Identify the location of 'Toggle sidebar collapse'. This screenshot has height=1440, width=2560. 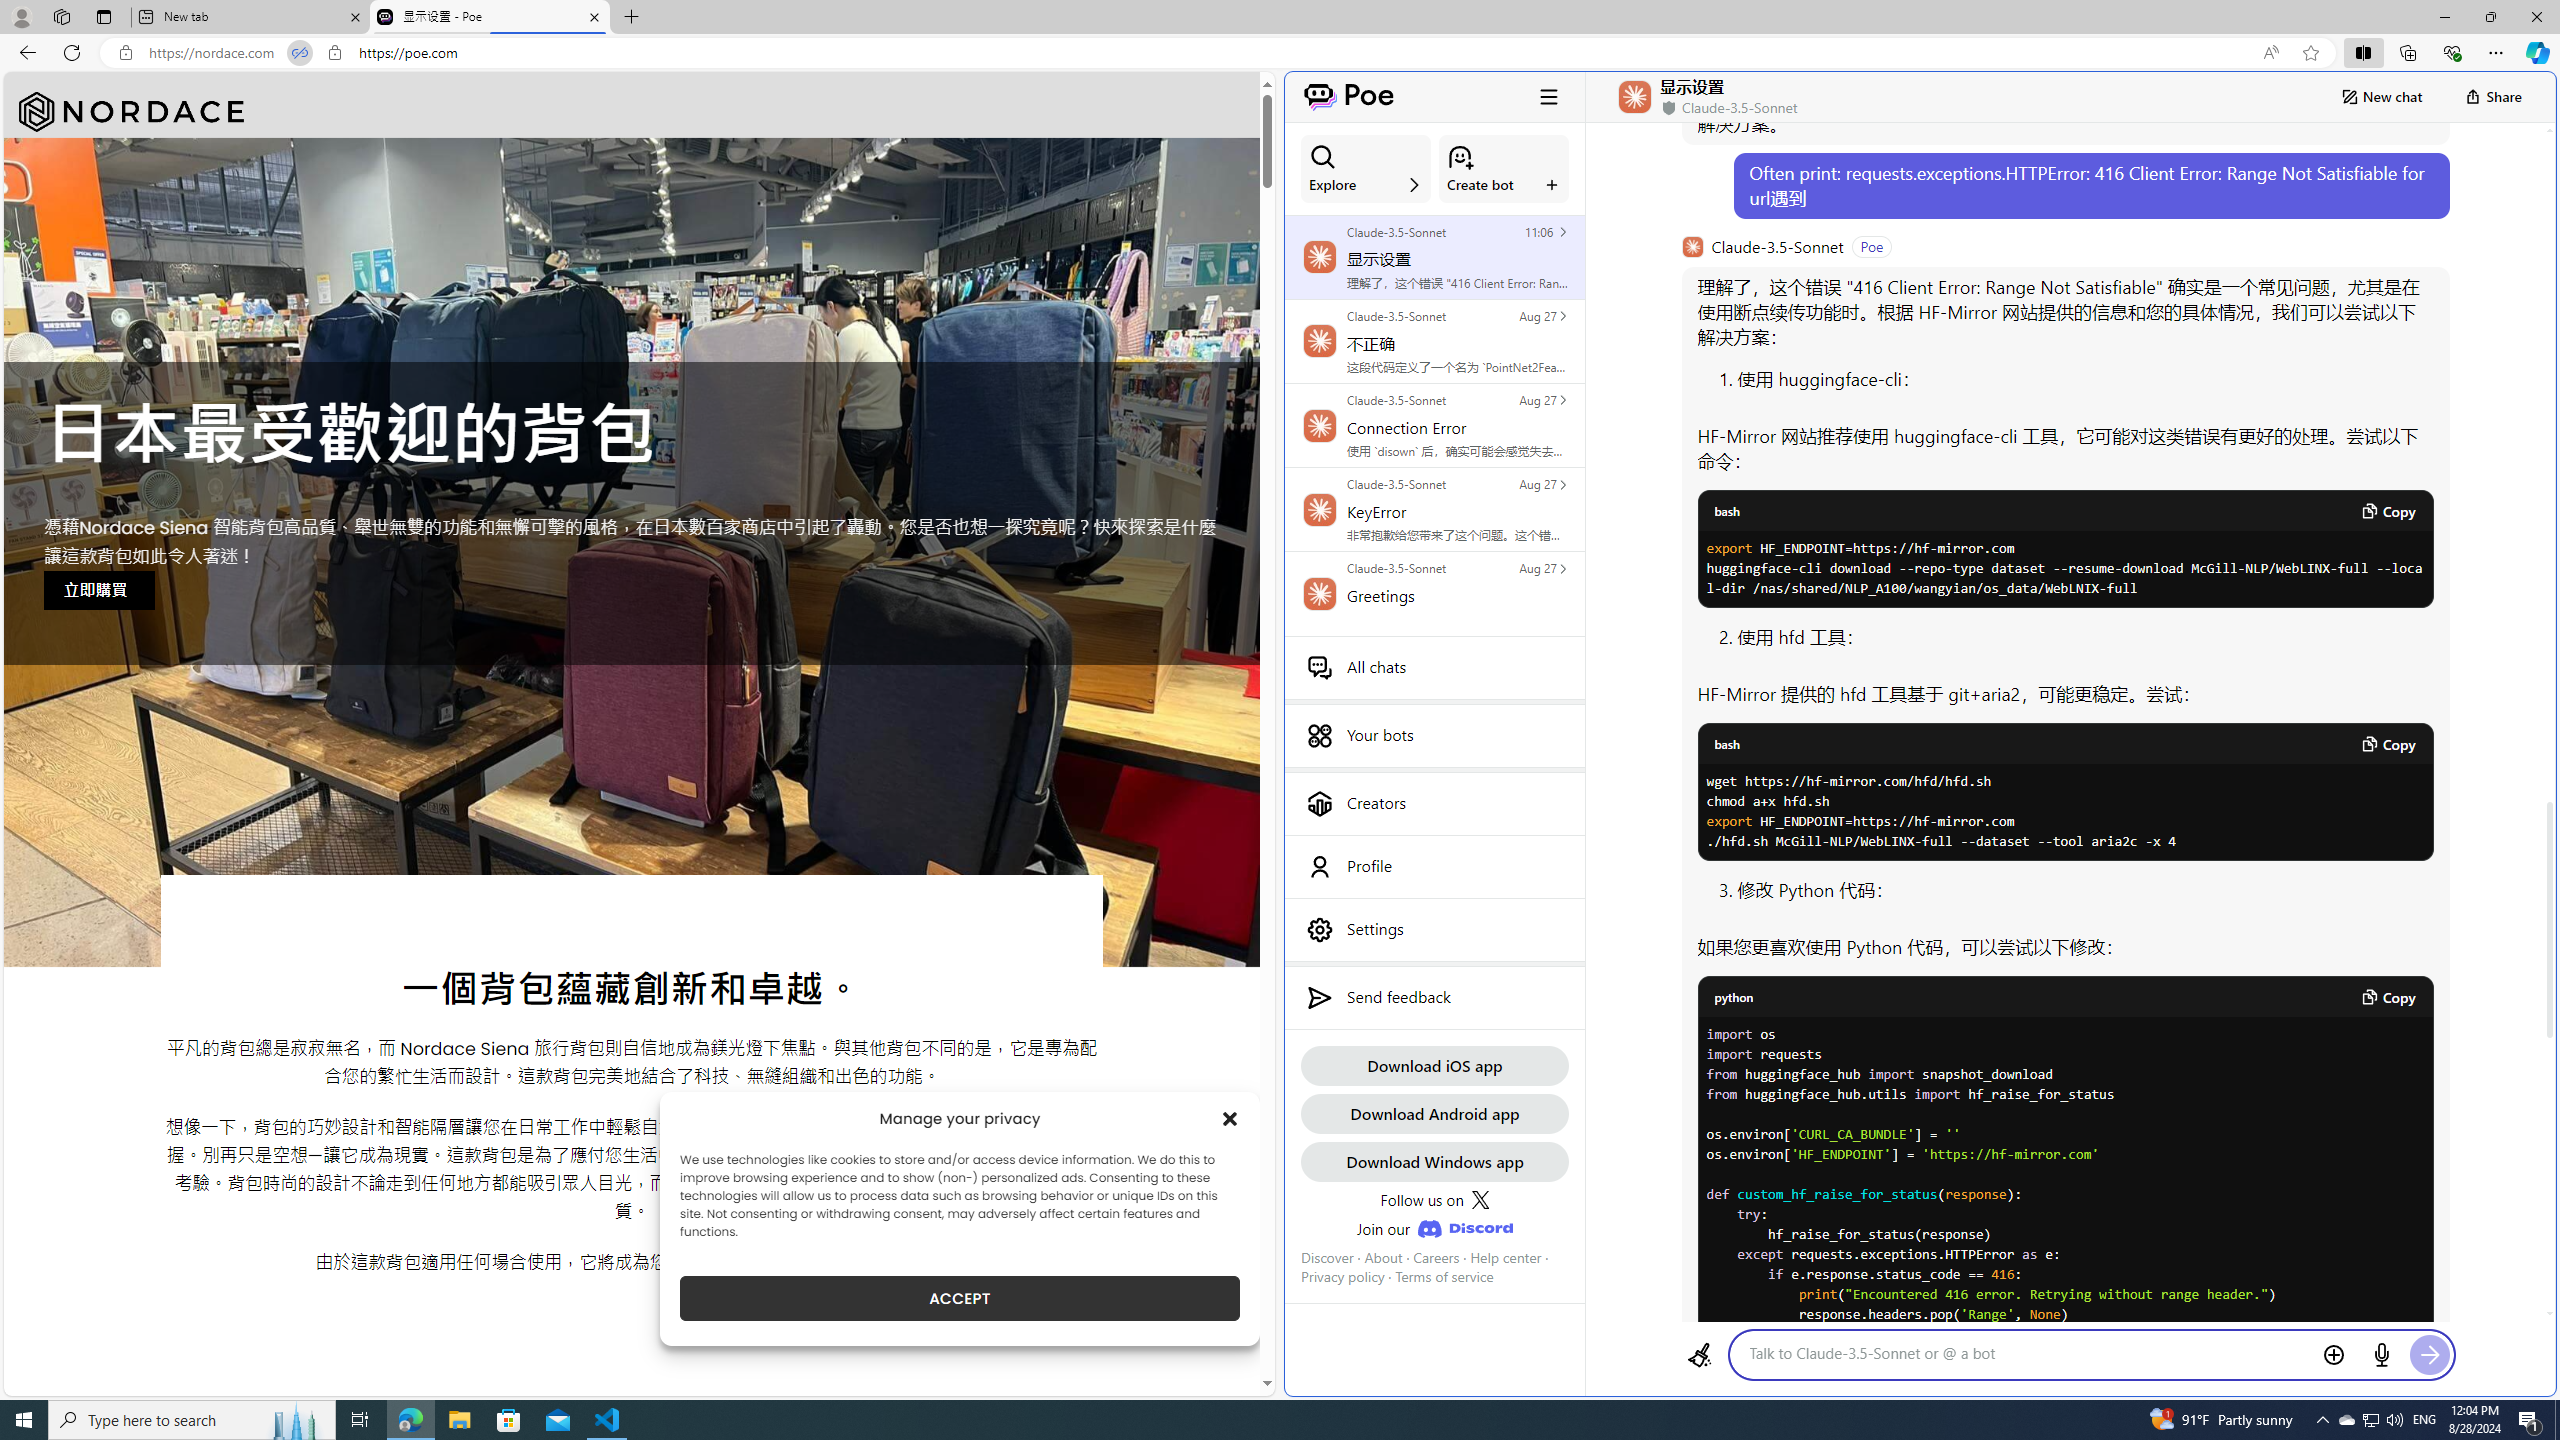
(1548, 95).